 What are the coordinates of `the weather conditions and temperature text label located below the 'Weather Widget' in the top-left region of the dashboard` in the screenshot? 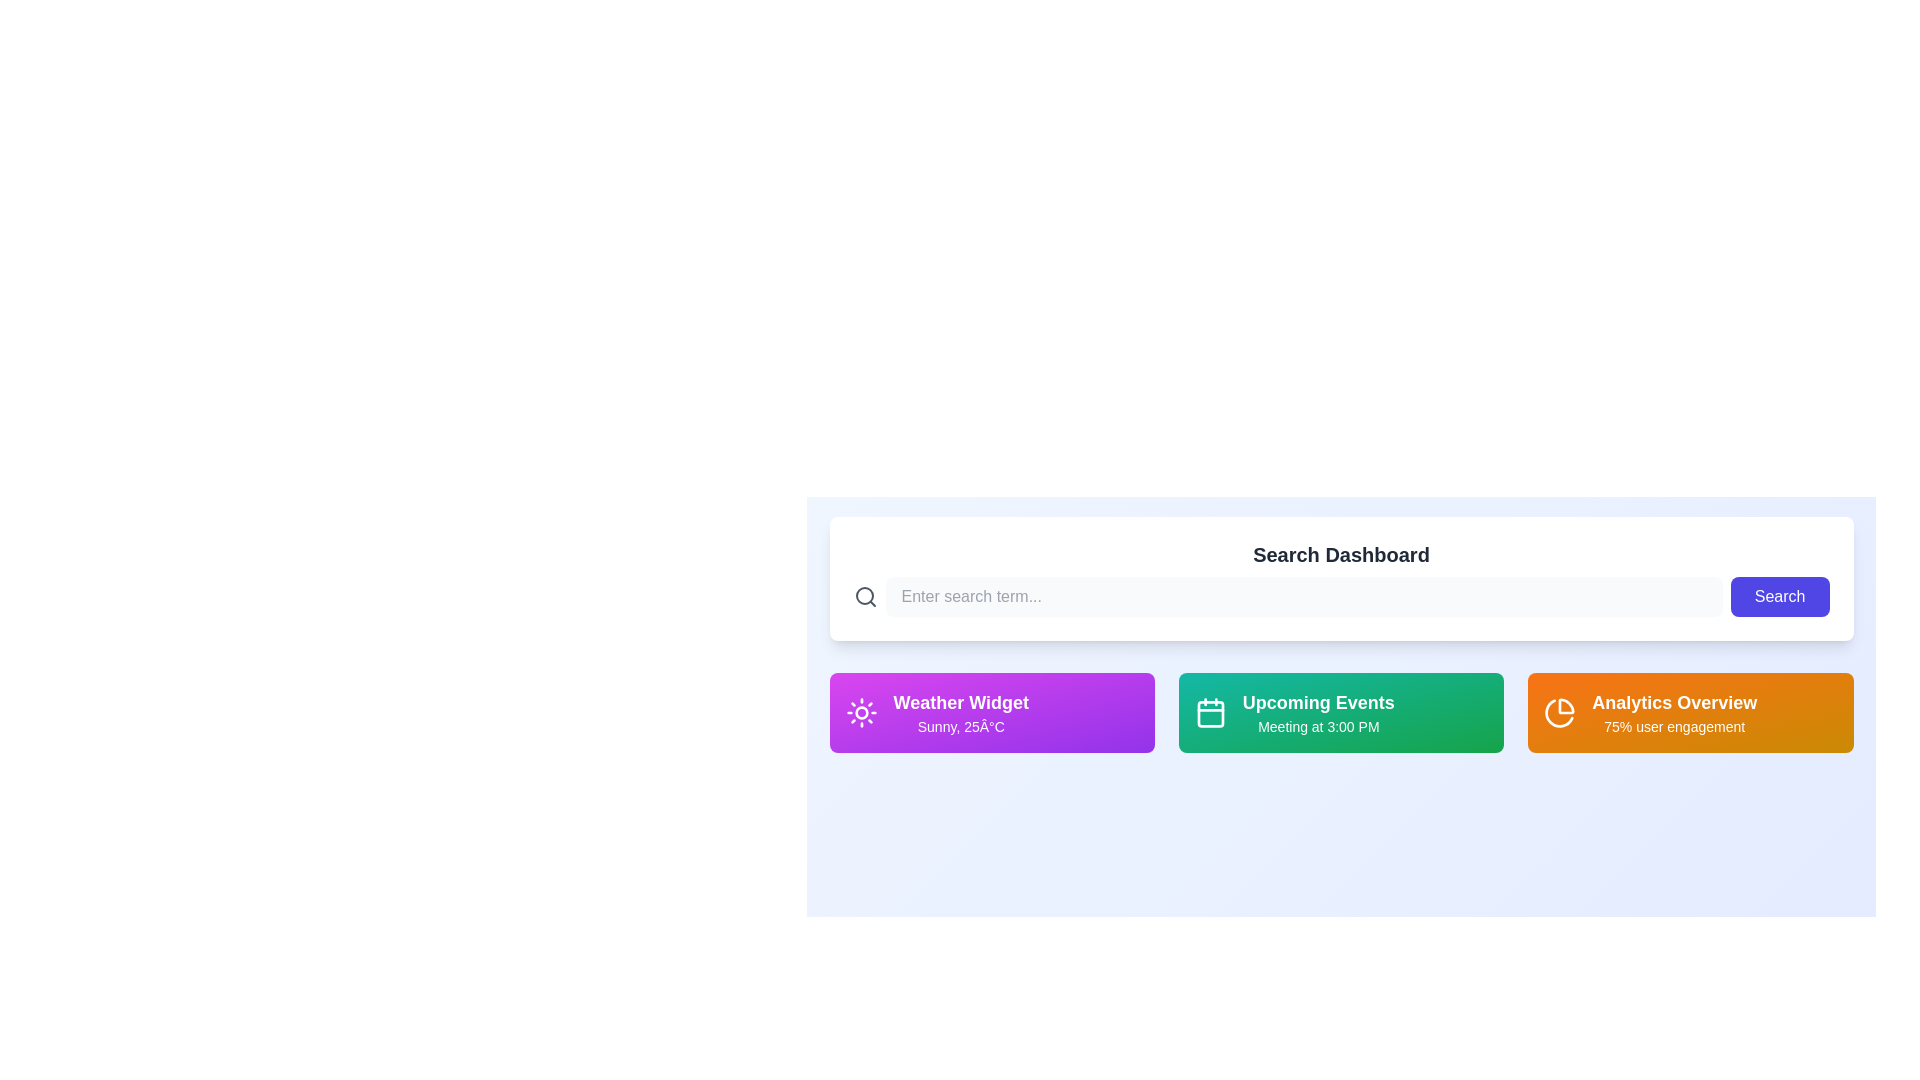 It's located at (961, 726).